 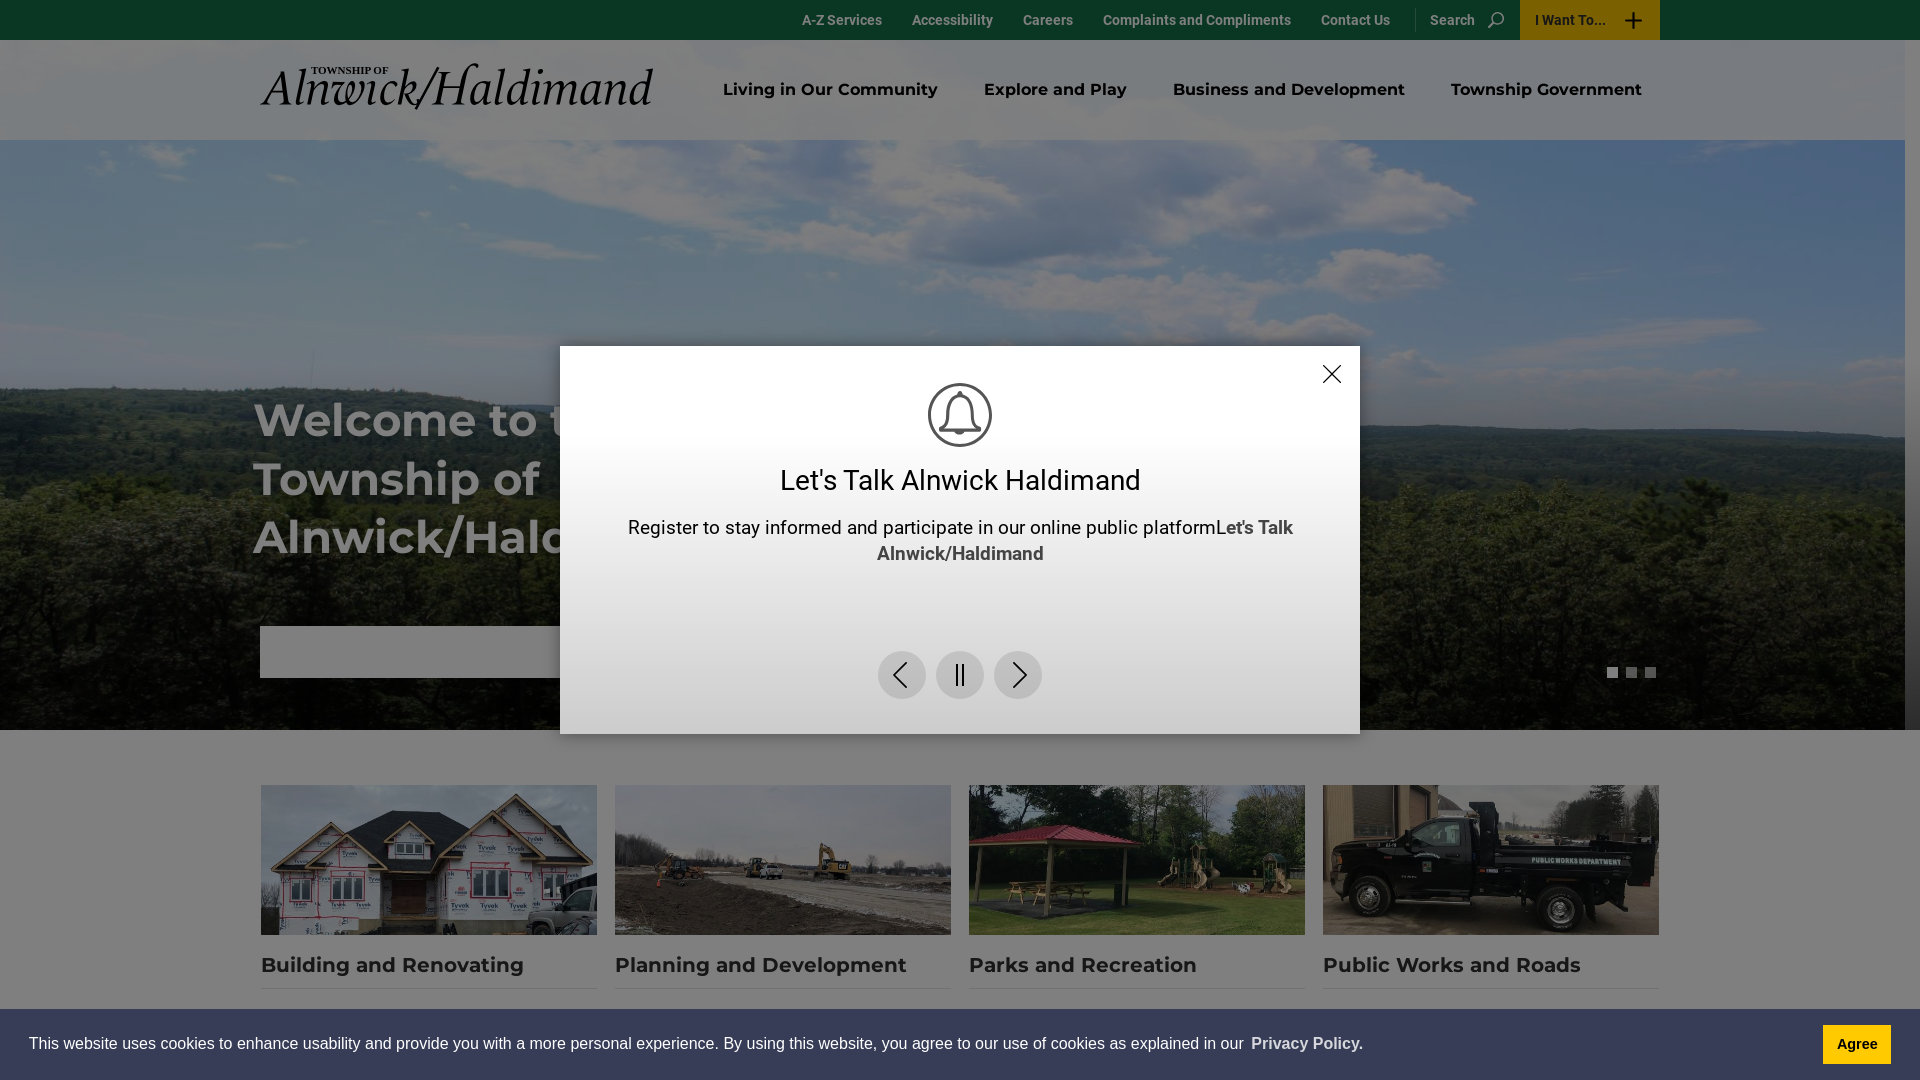 What do you see at coordinates (901, 693) in the screenshot?
I see `'Previous'` at bounding box center [901, 693].